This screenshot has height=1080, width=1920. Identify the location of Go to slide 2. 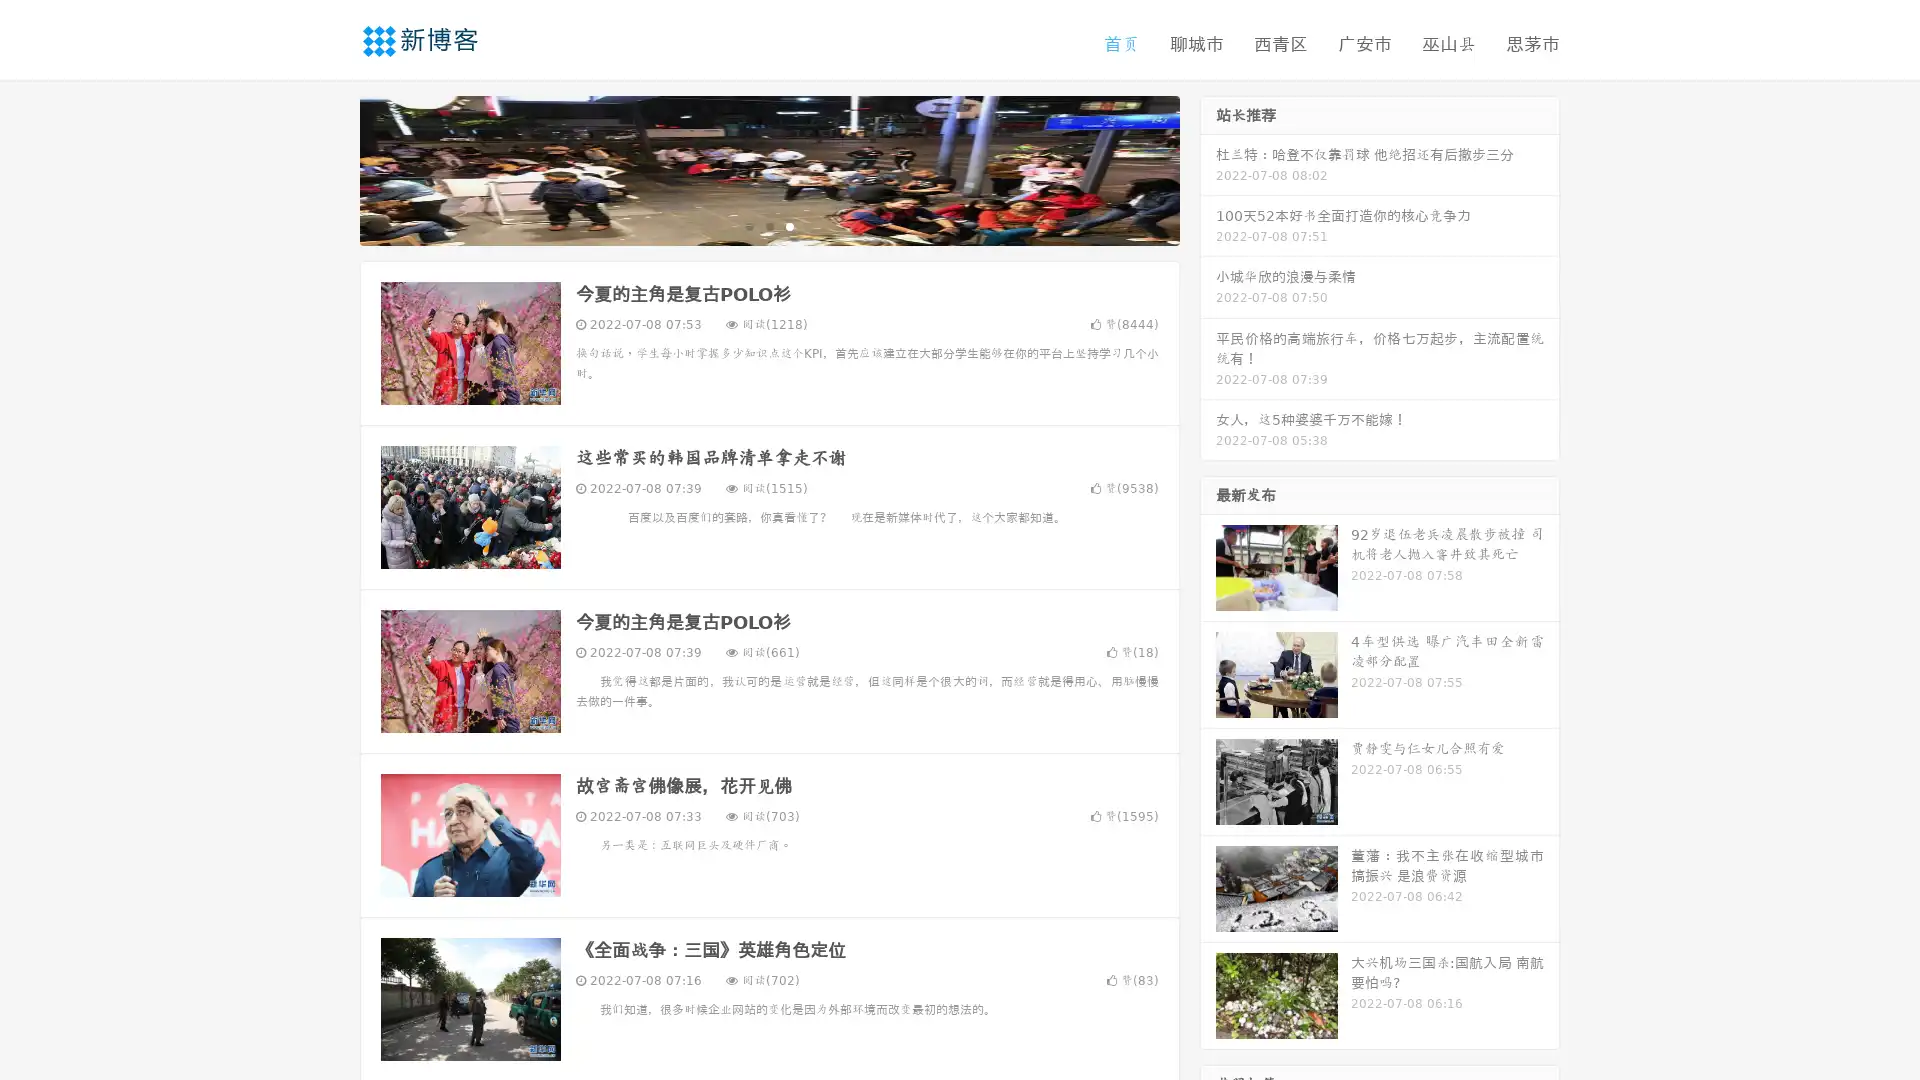
(768, 225).